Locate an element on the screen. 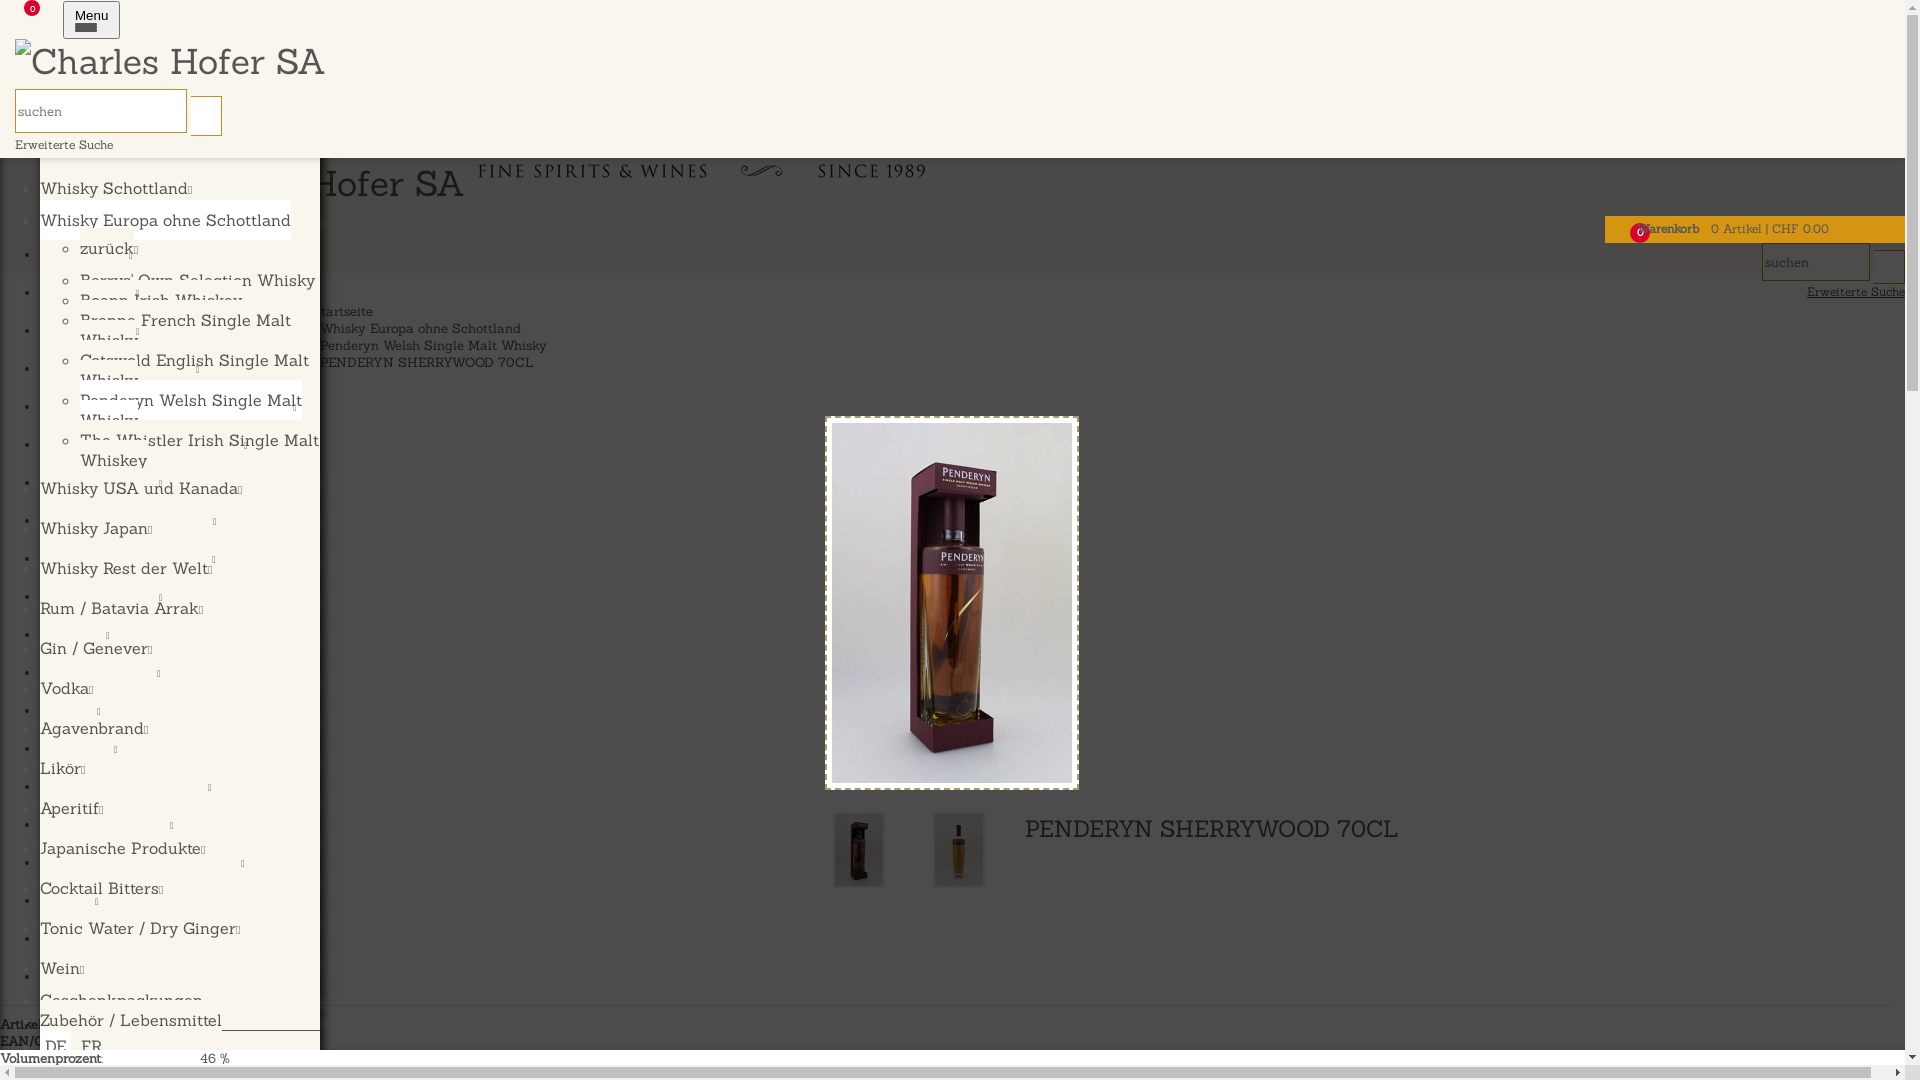 Image resolution: width=1920 pixels, height=1080 pixels. 'Cocktail Bitters' is located at coordinates (100, 886).